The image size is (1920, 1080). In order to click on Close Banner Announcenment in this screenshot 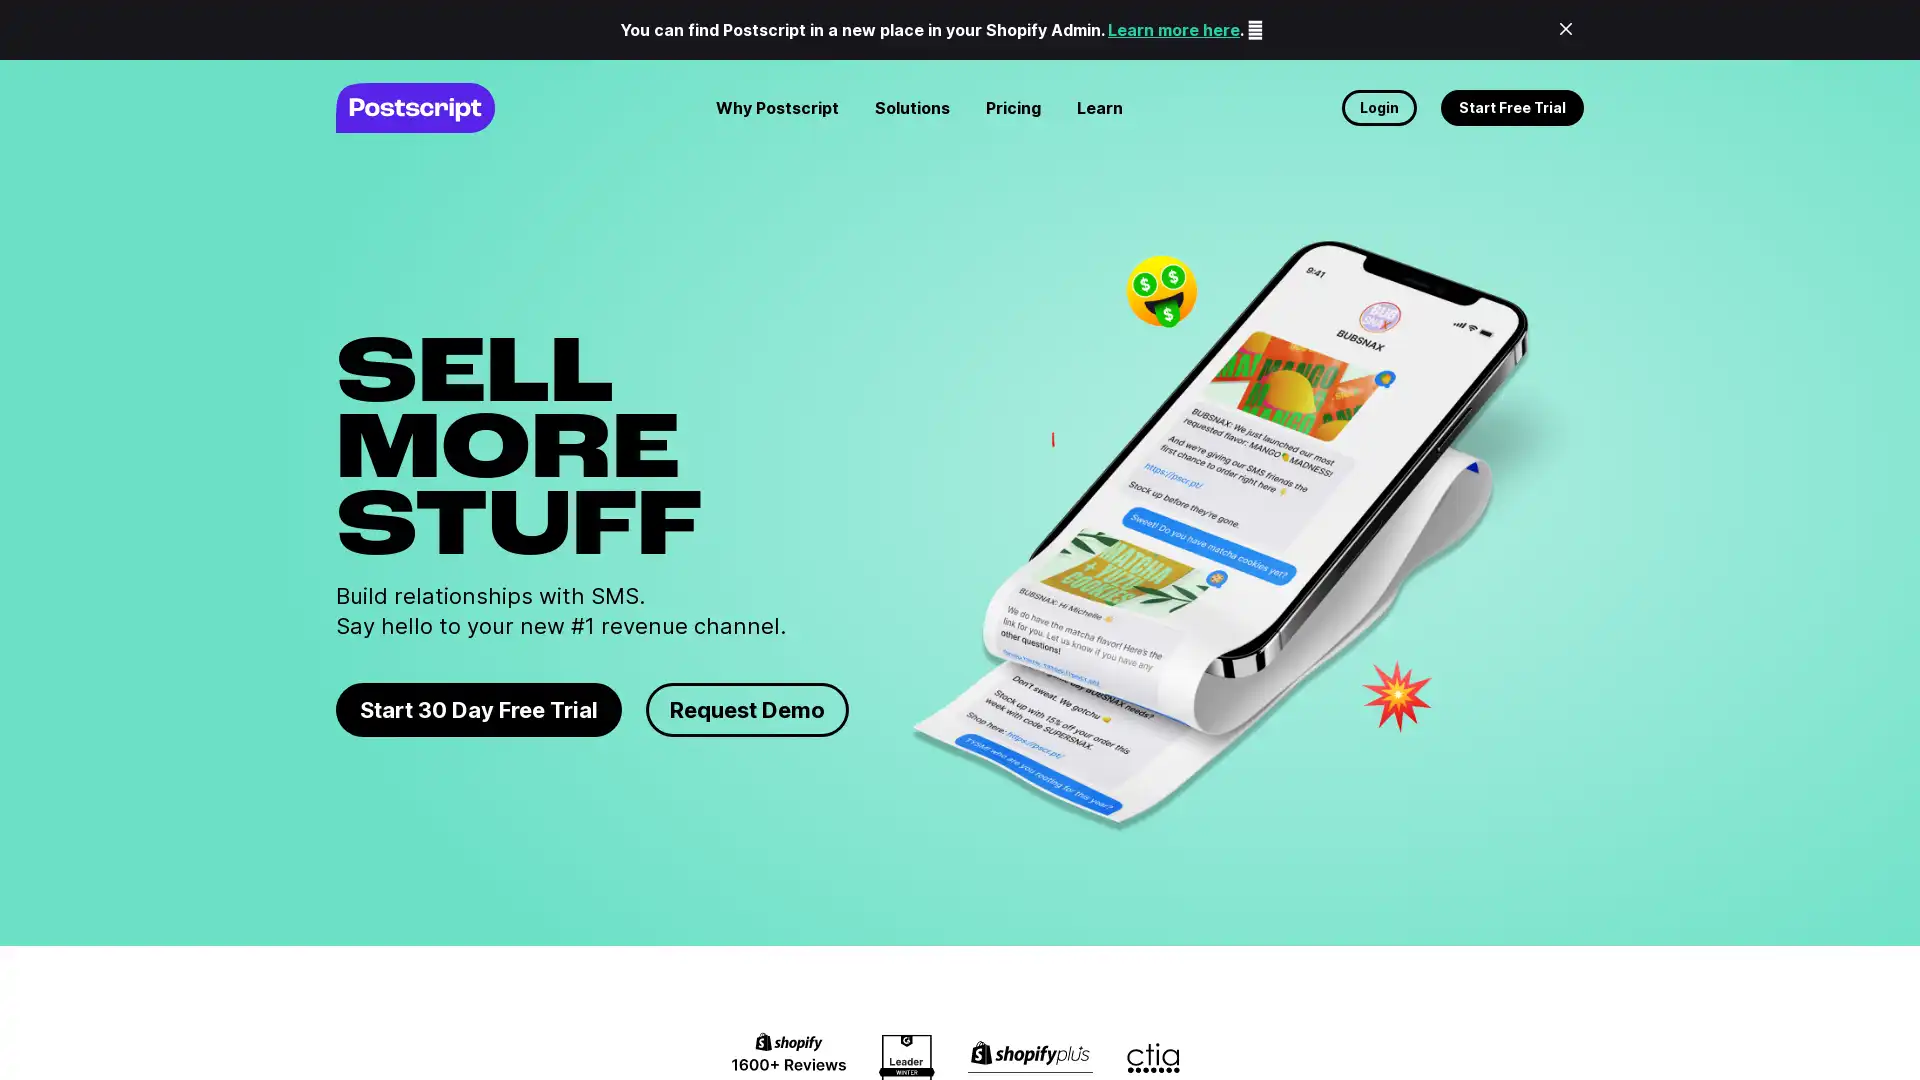, I will do `click(1564, 29)`.